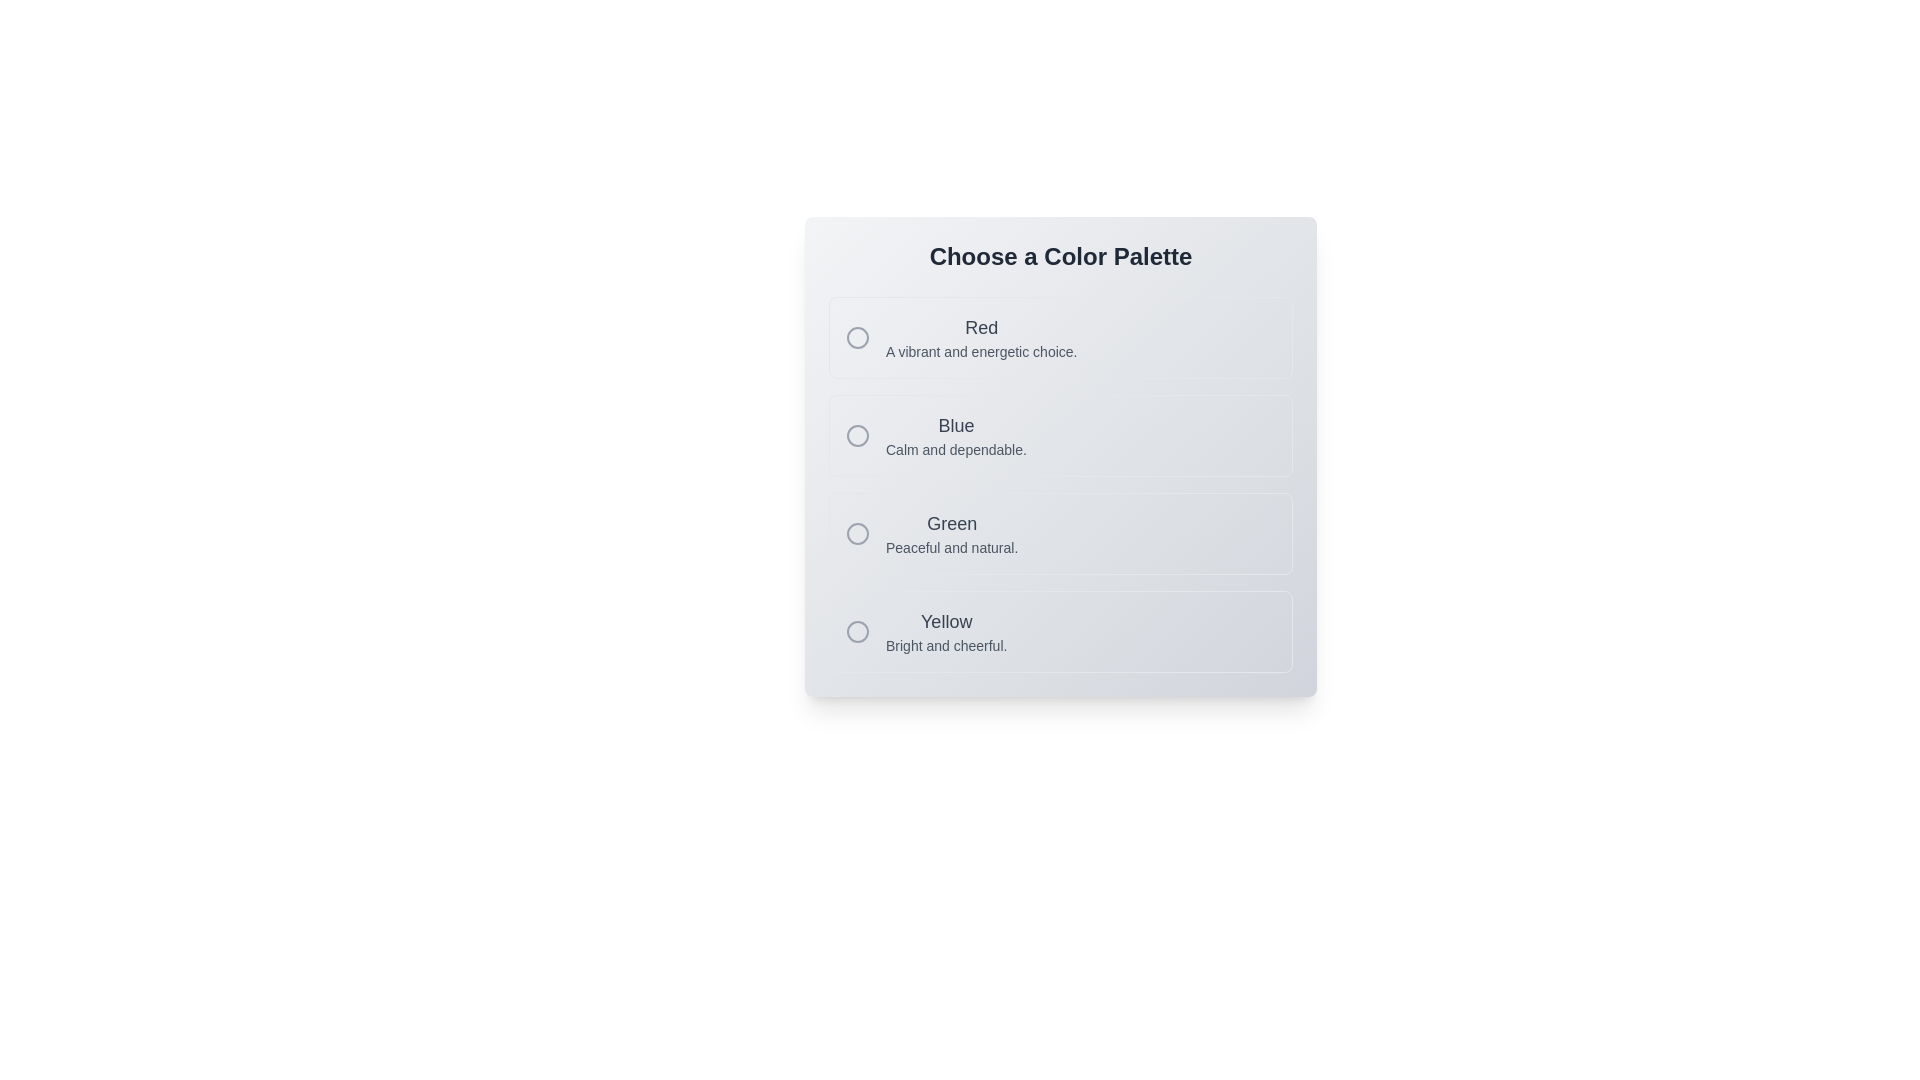 The width and height of the screenshot is (1920, 1080). What do you see at coordinates (858, 532) in the screenshot?
I see `the circular gray radio button for the 'Green' option, which is positioned to the left of the label 'Green', 'Peaceful and natural.'` at bounding box center [858, 532].